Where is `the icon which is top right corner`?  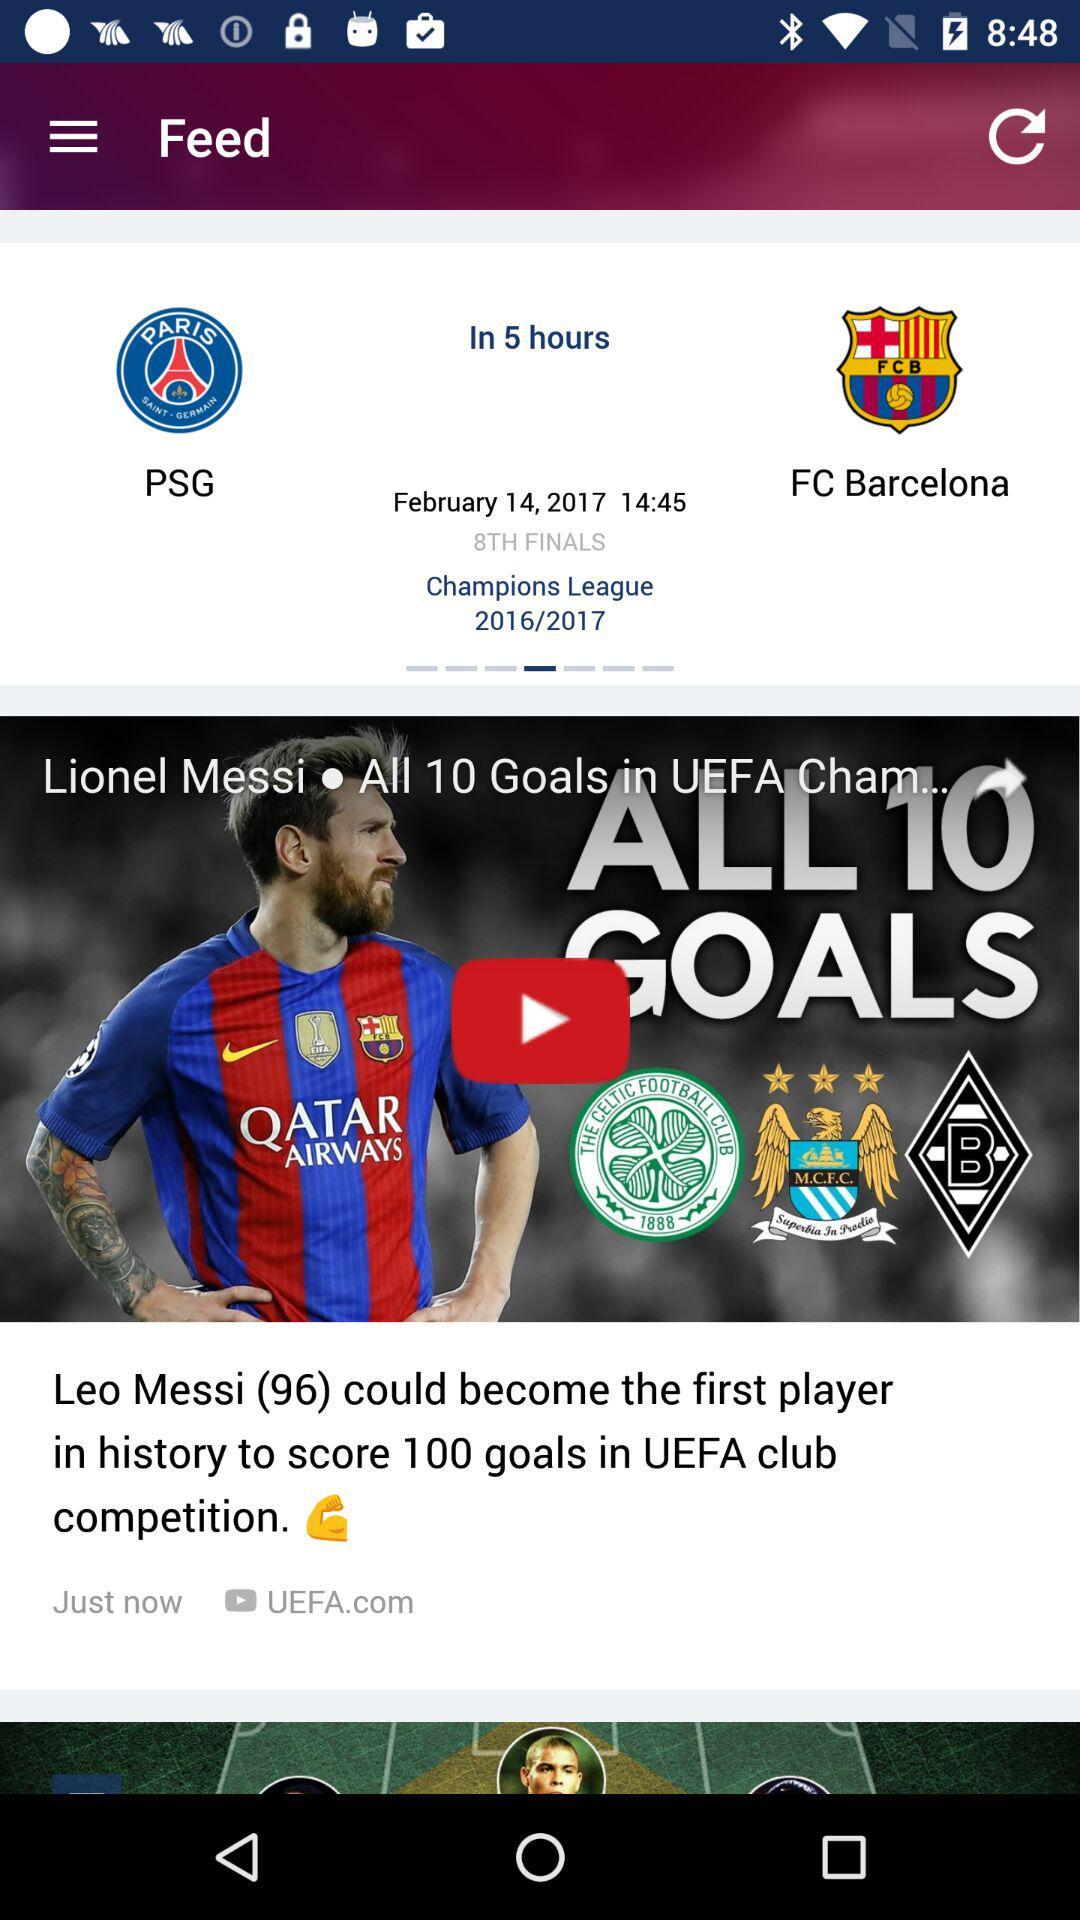 the icon which is top right corner is located at coordinates (1017, 136).